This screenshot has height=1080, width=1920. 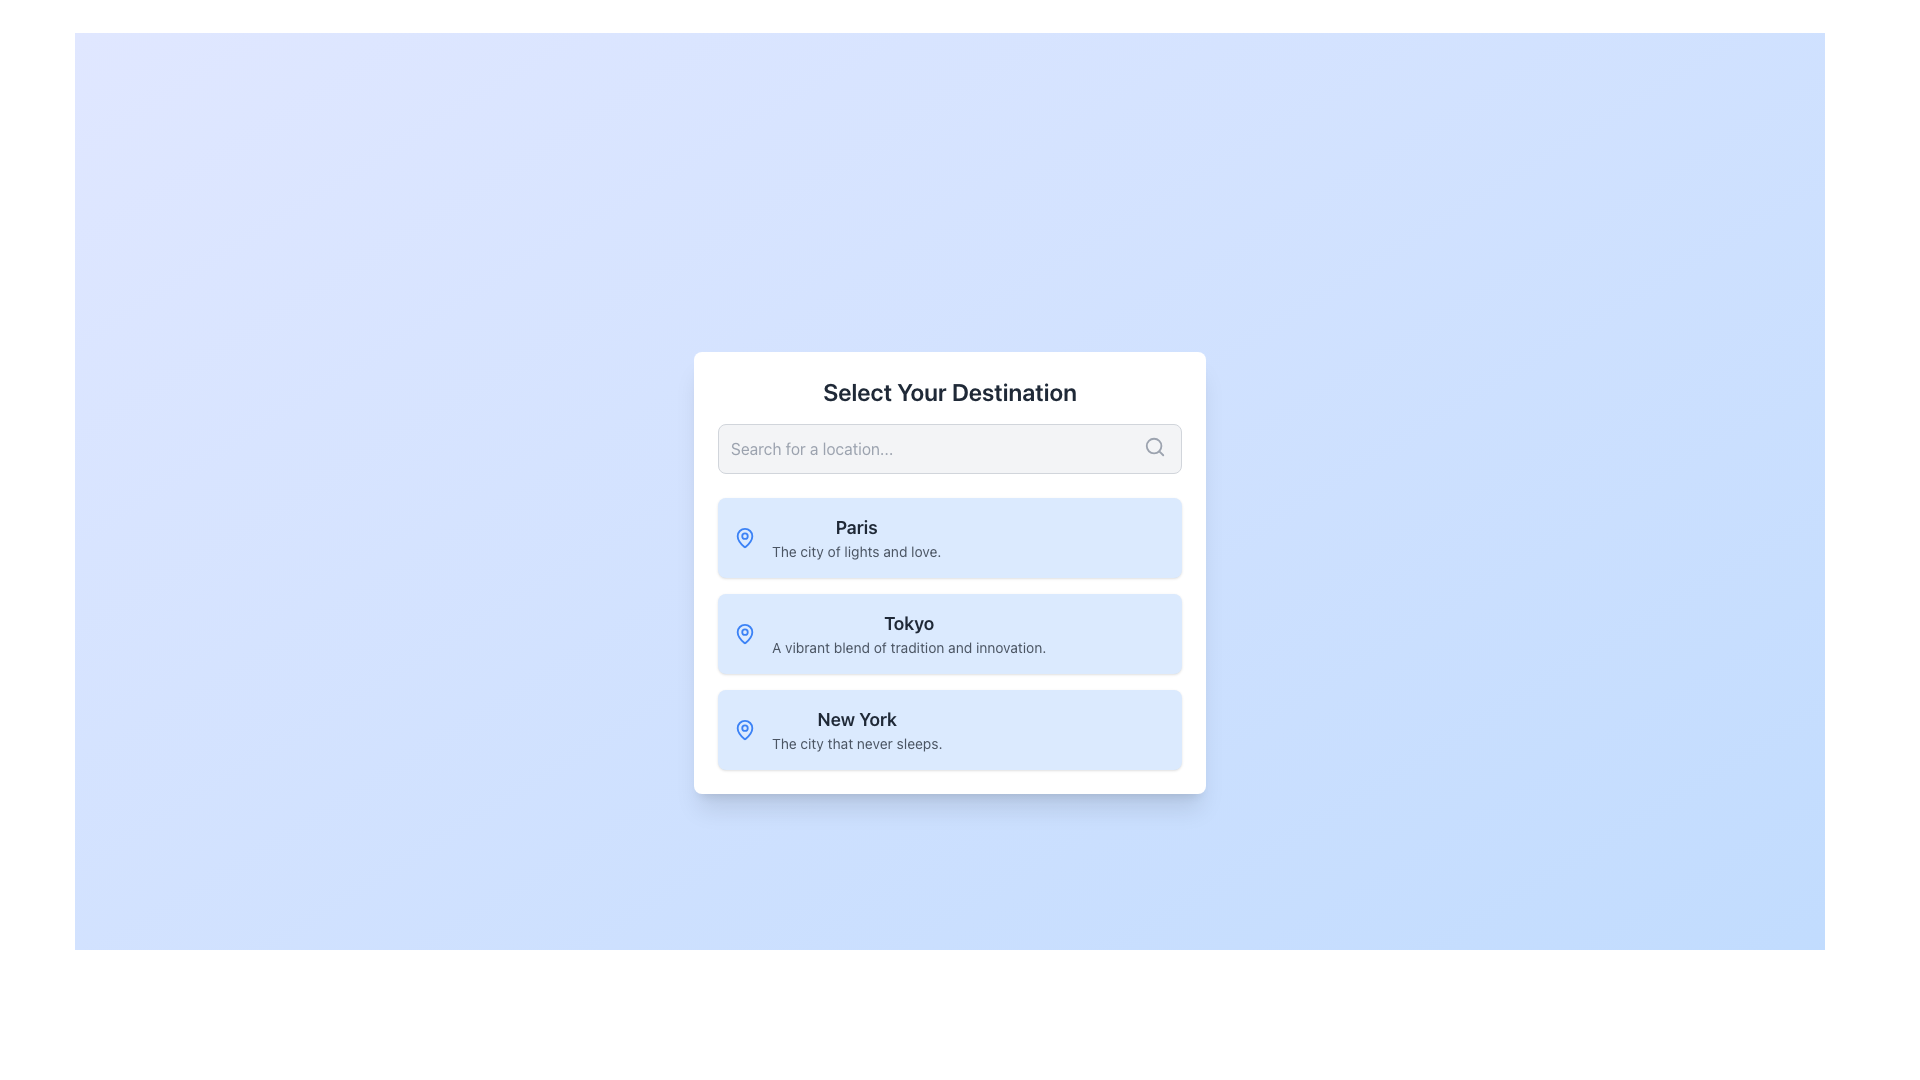 I want to click on the text block displaying 'New York', so click(x=857, y=729).